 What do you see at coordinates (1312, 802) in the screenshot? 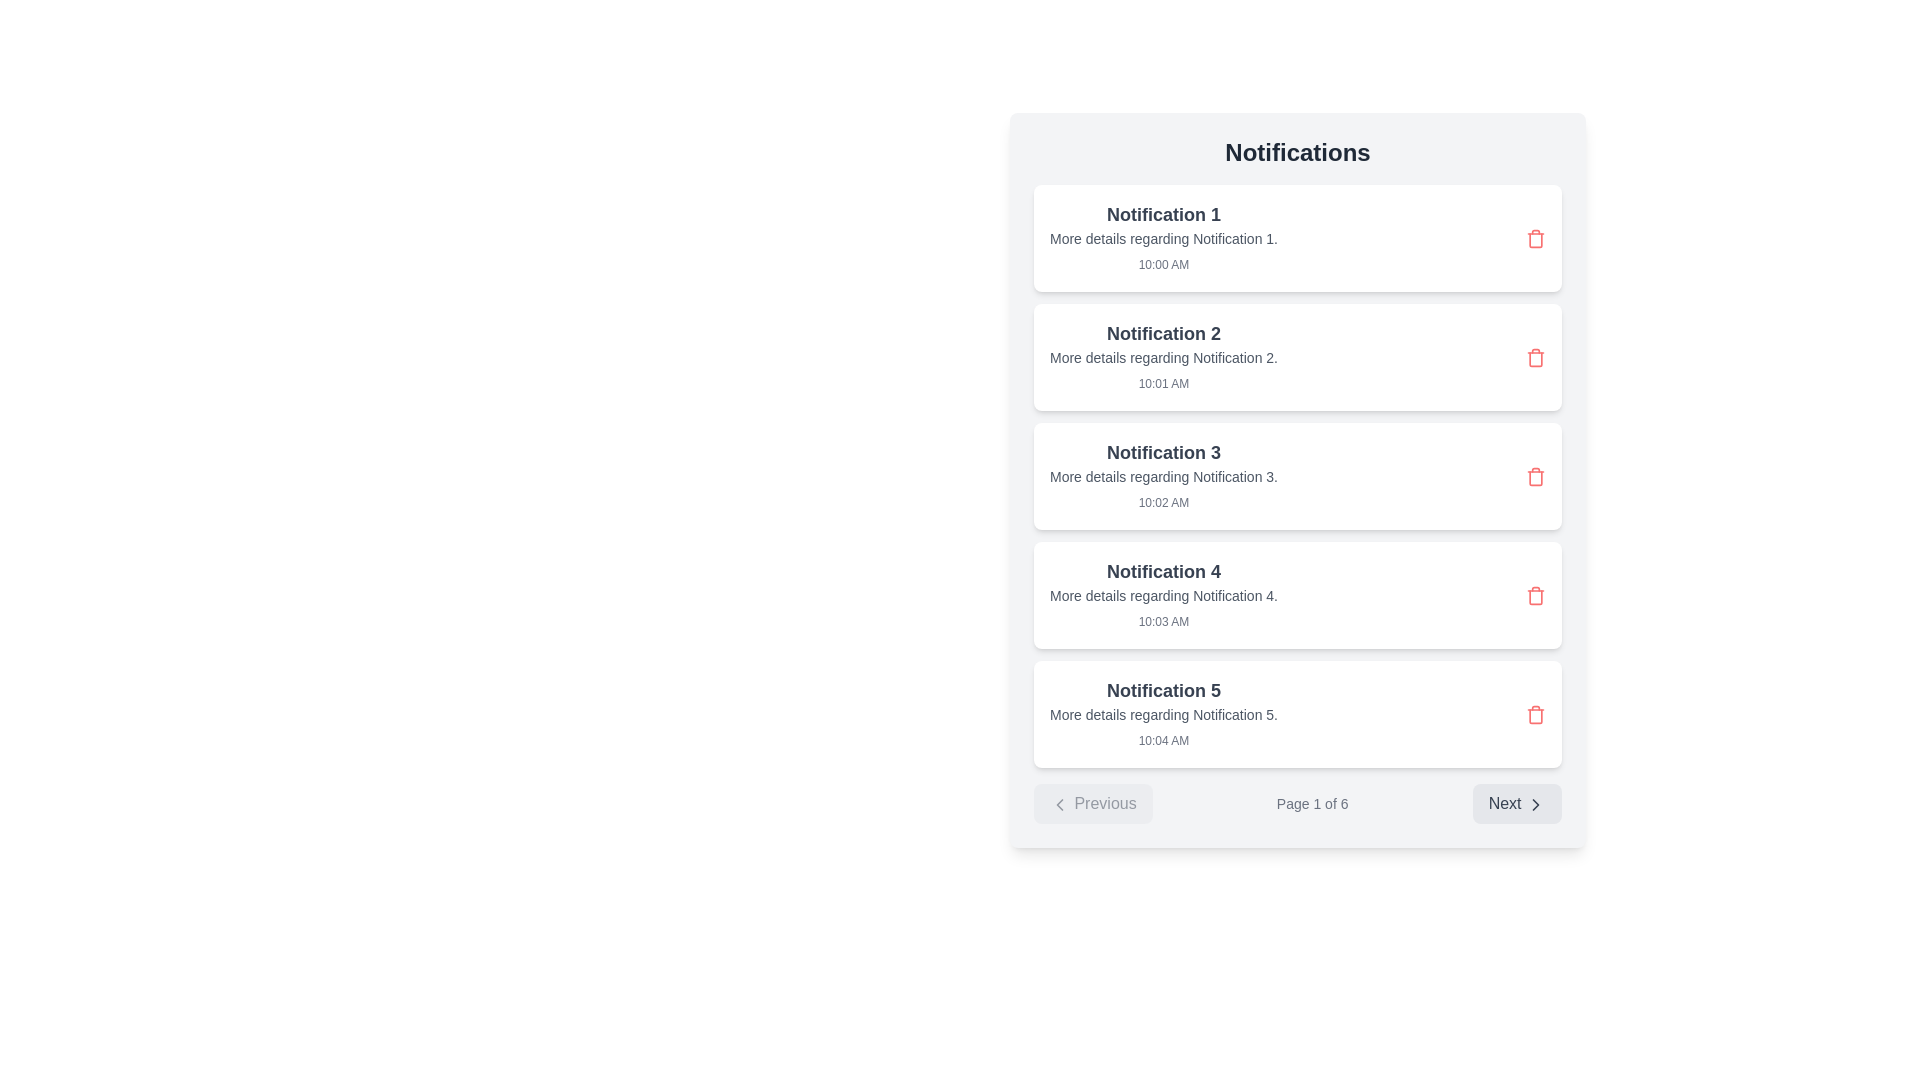
I see `the page indicator text label that displays '1 out of 6' within the navigation section at the bottom of the interface` at bounding box center [1312, 802].